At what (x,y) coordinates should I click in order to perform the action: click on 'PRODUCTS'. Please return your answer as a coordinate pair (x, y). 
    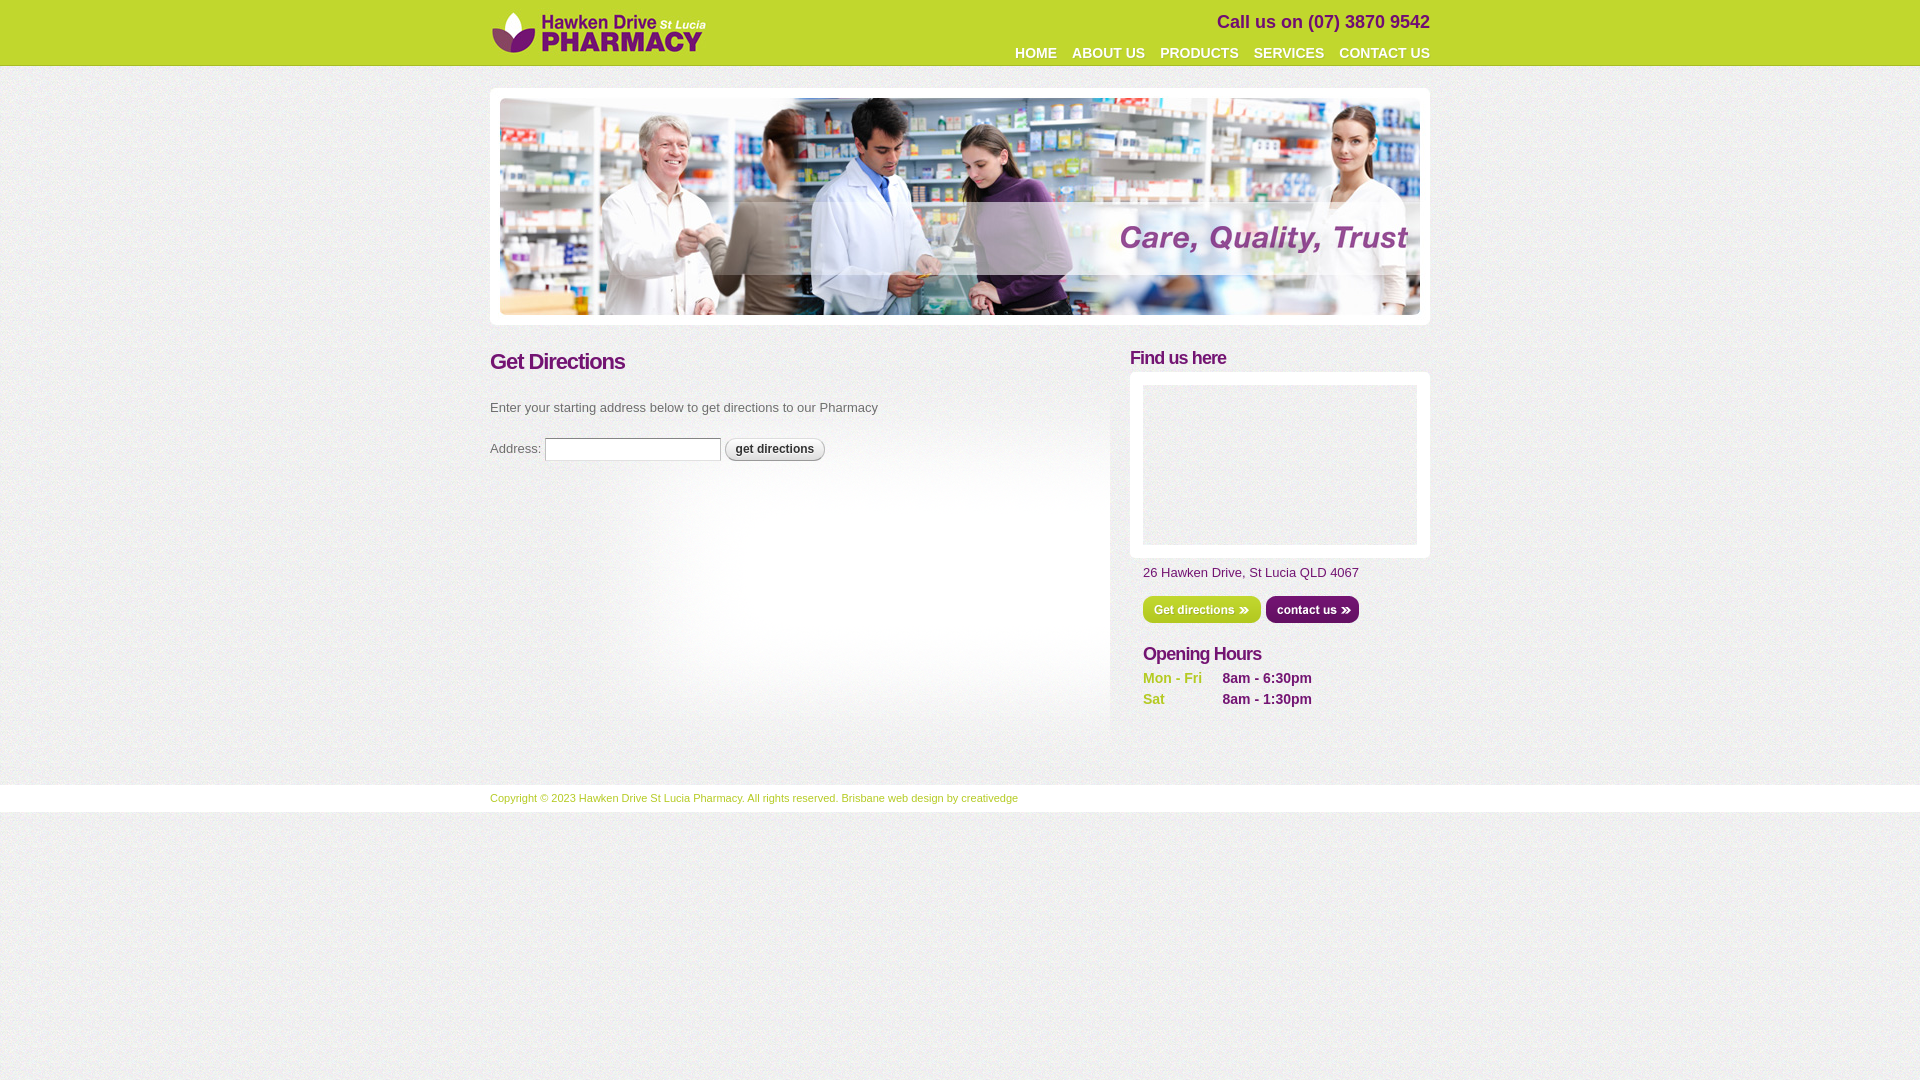
    Looking at the image, I should click on (1199, 52).